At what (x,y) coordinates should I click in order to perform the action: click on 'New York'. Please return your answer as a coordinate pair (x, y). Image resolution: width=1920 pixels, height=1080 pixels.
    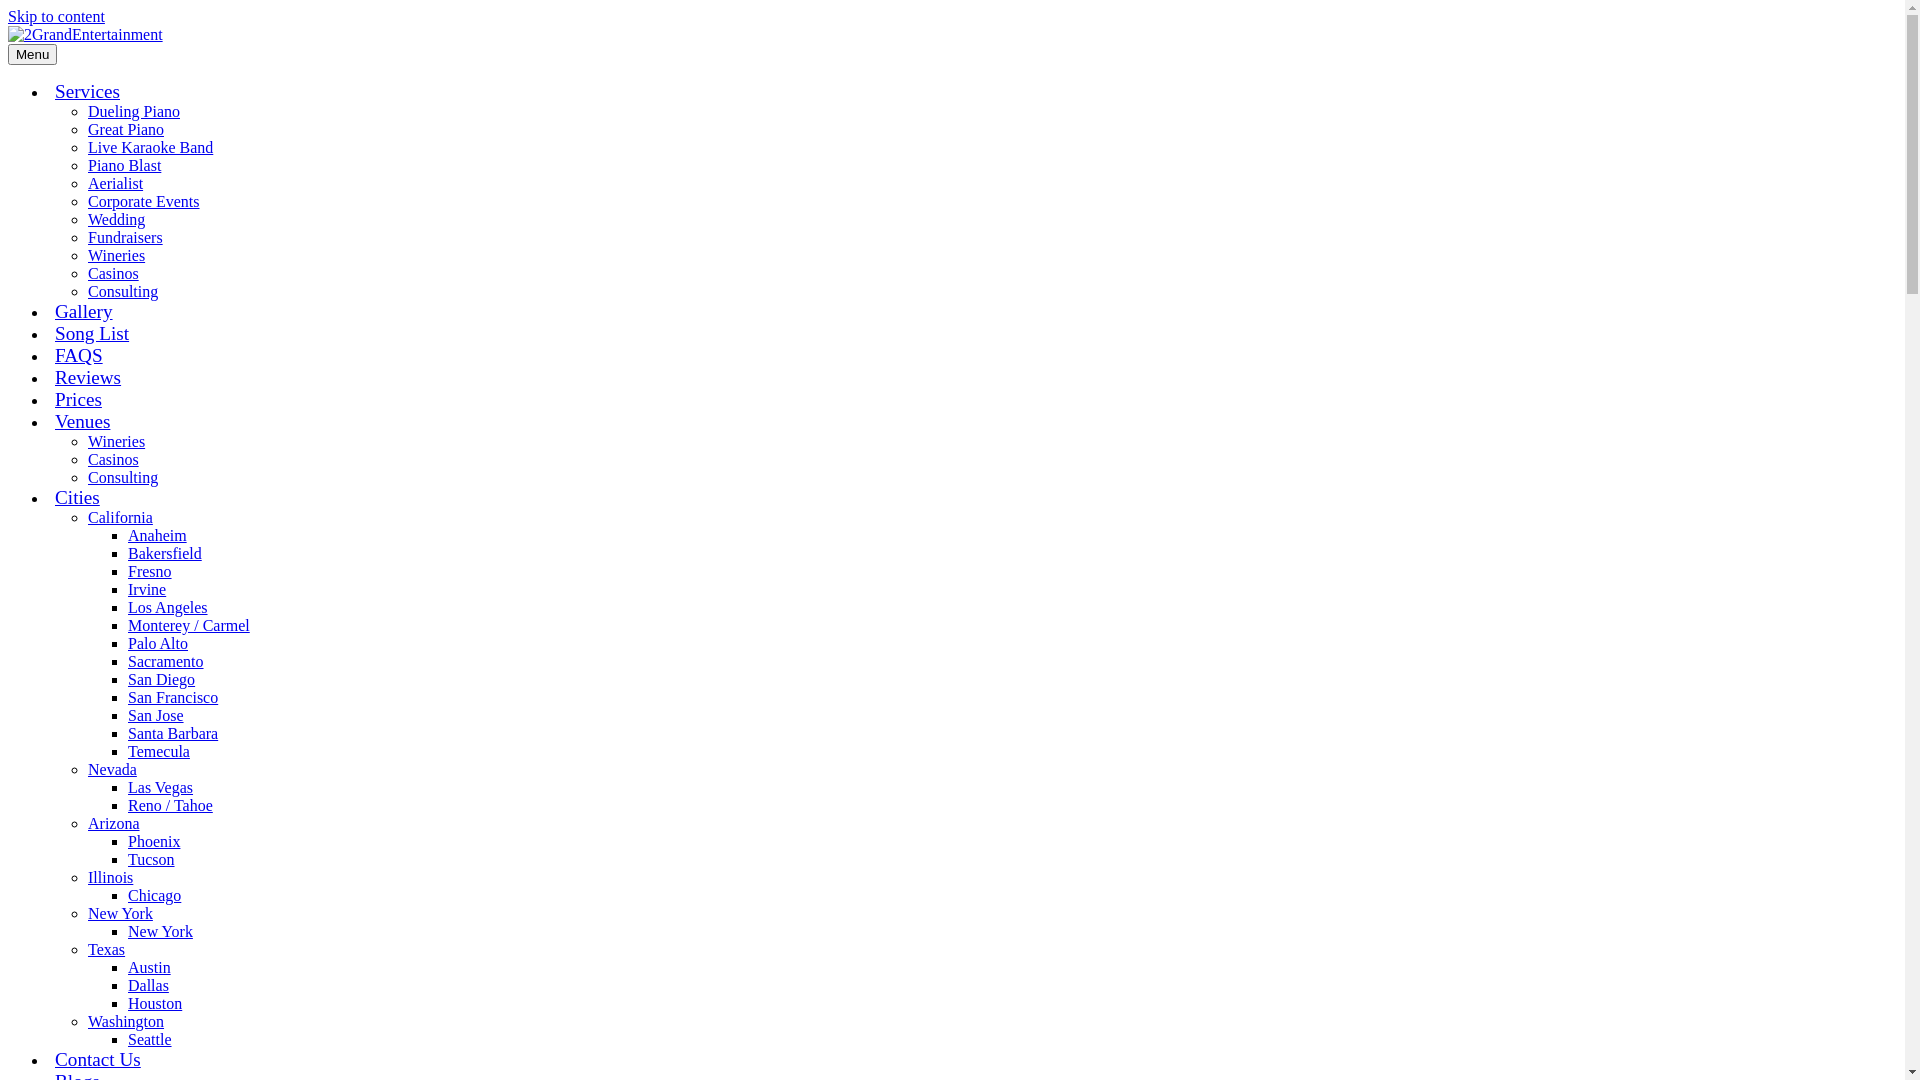
    Looking at the image, I should click on (119, 913).